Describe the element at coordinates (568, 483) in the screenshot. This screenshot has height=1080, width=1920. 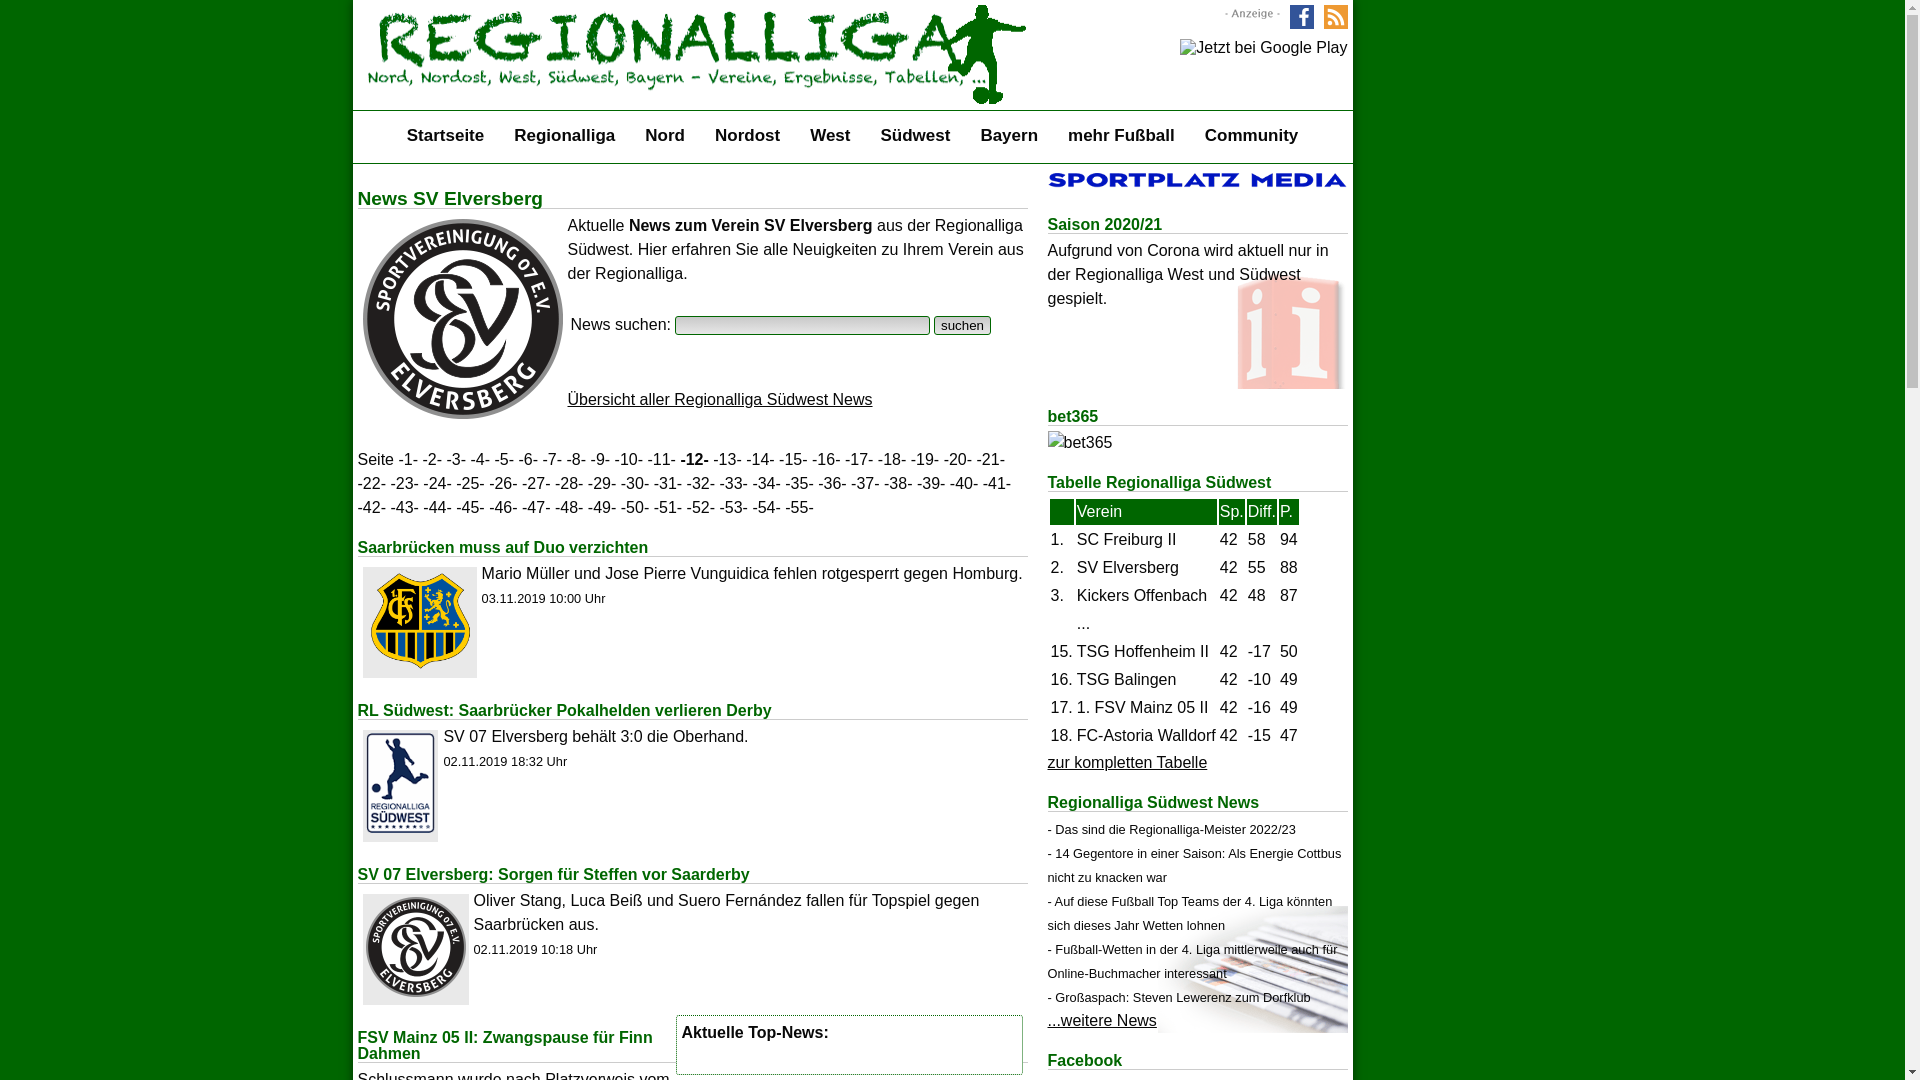
I see `'-28-'` at that location.